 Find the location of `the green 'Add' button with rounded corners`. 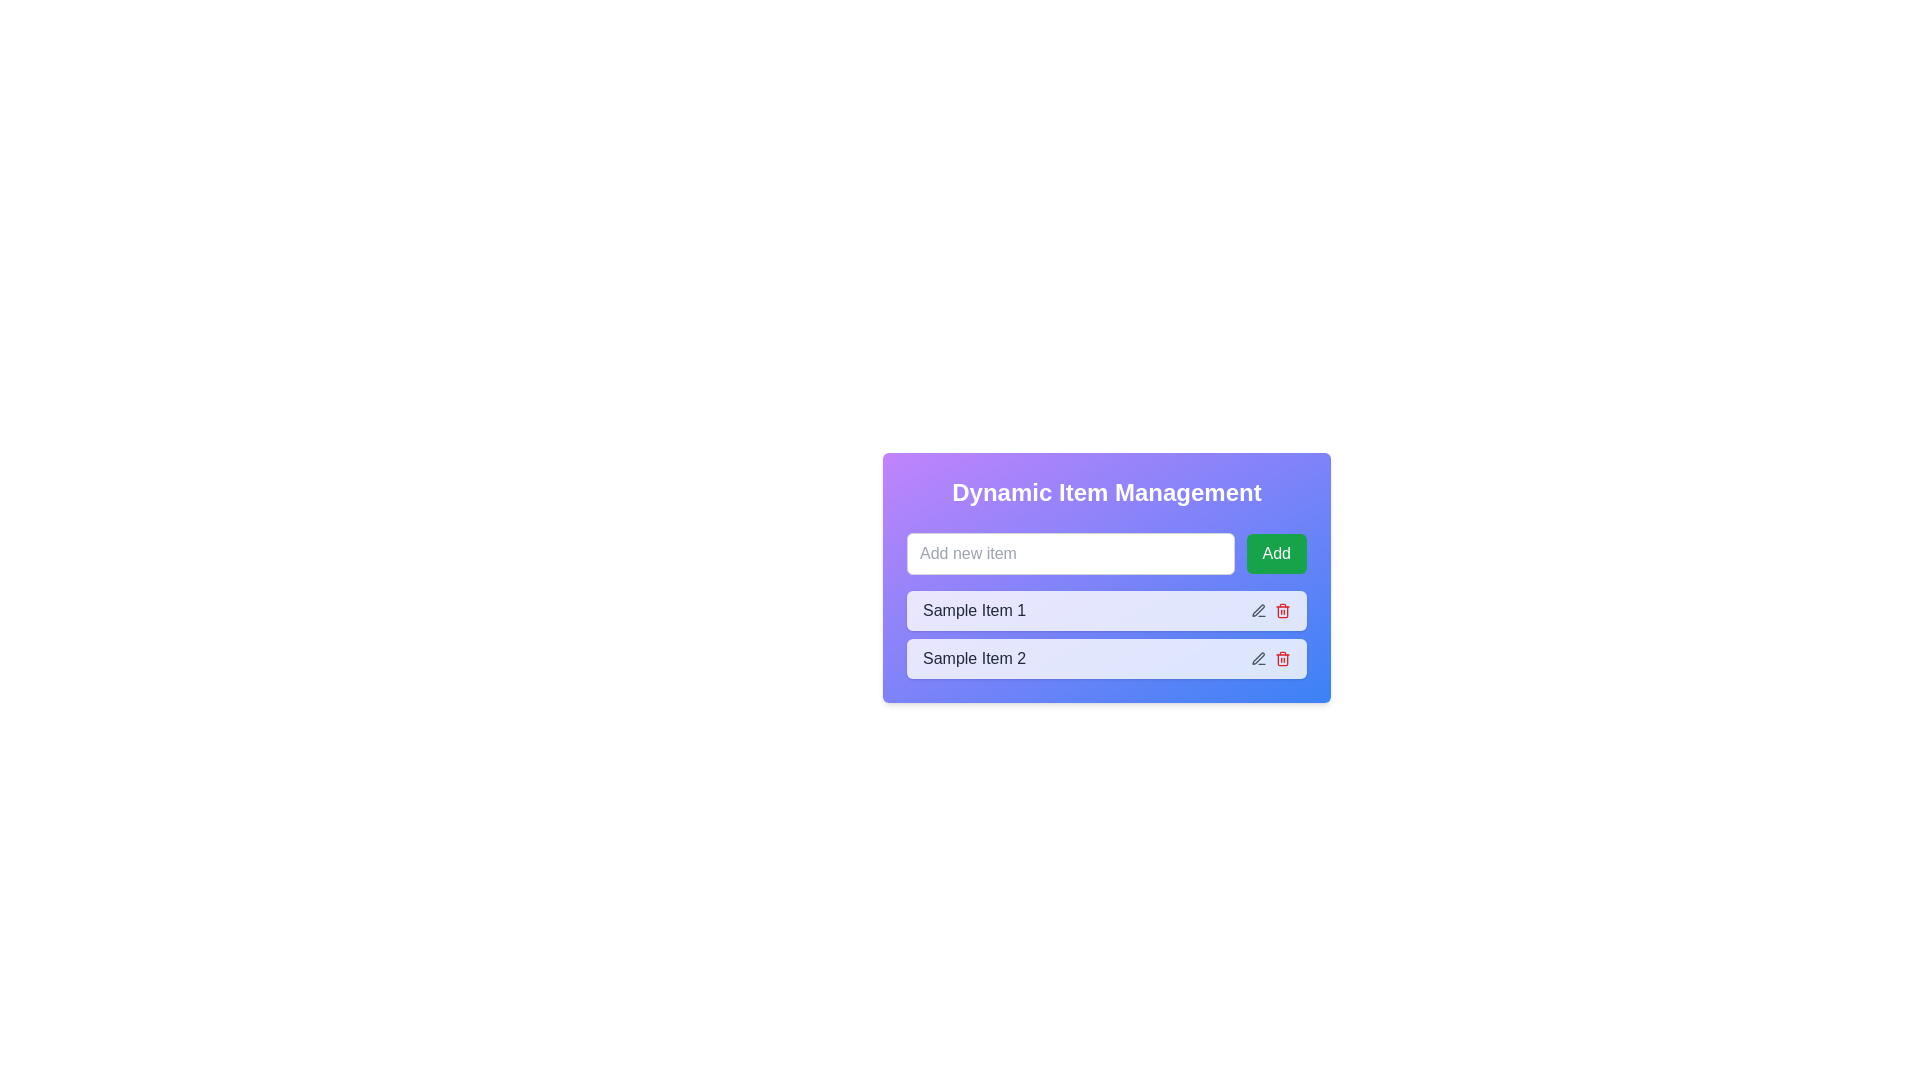

the green 'Add' button with rounded corners is located at coordinates (1275, 554).